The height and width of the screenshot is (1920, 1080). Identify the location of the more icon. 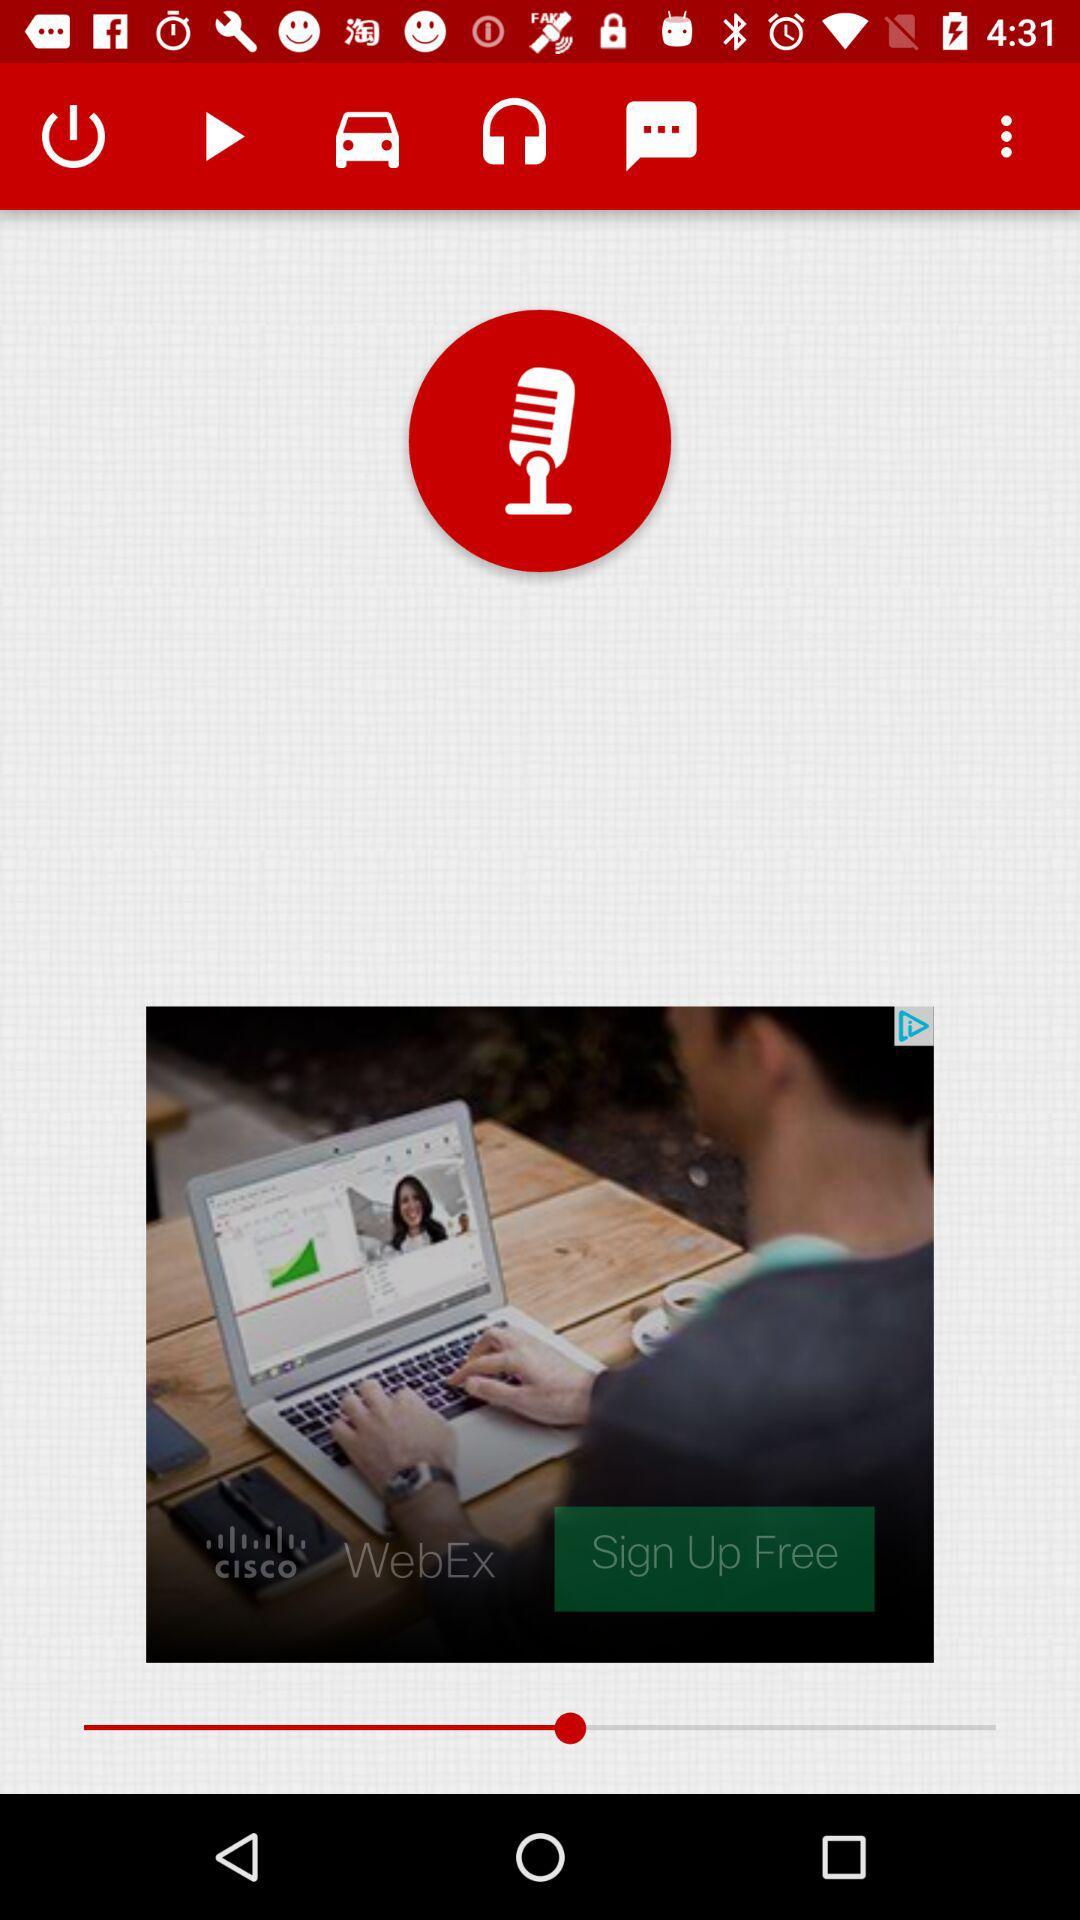
(1006, 135).